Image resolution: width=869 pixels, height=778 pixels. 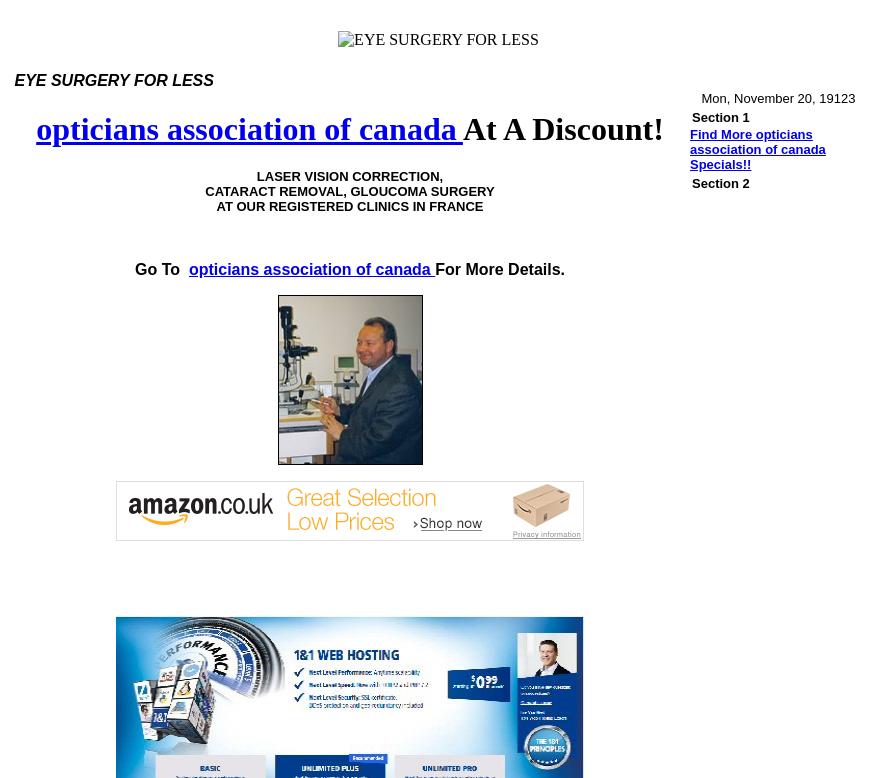 I want to click on 'Mon, November 20, 19123', so click(x=778, y=97).